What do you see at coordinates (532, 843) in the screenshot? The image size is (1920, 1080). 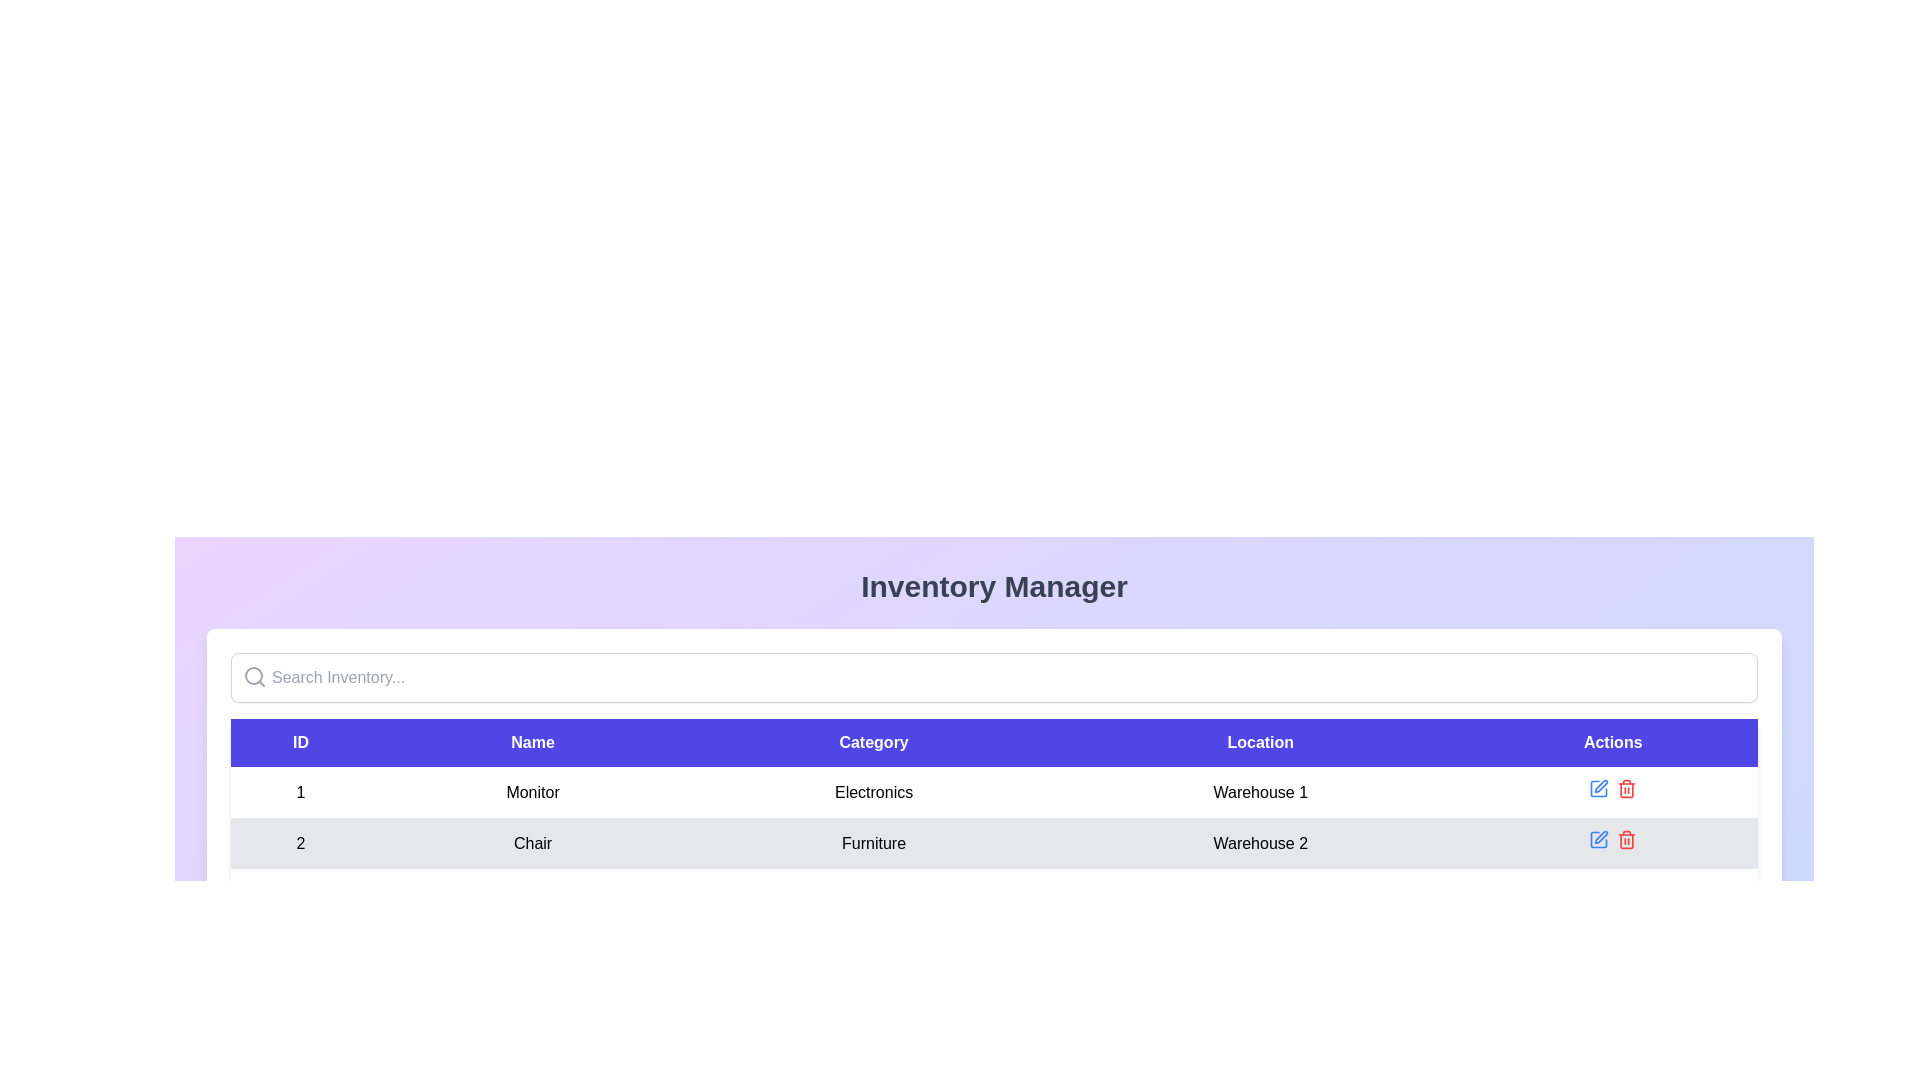 I see `the static text label displaying 'Chair', which is located in the second row of the inventory table under the 'Name' column, positioned between the numeric ID '2' and the text 'Furniture'` at bounding box center [532, 843].